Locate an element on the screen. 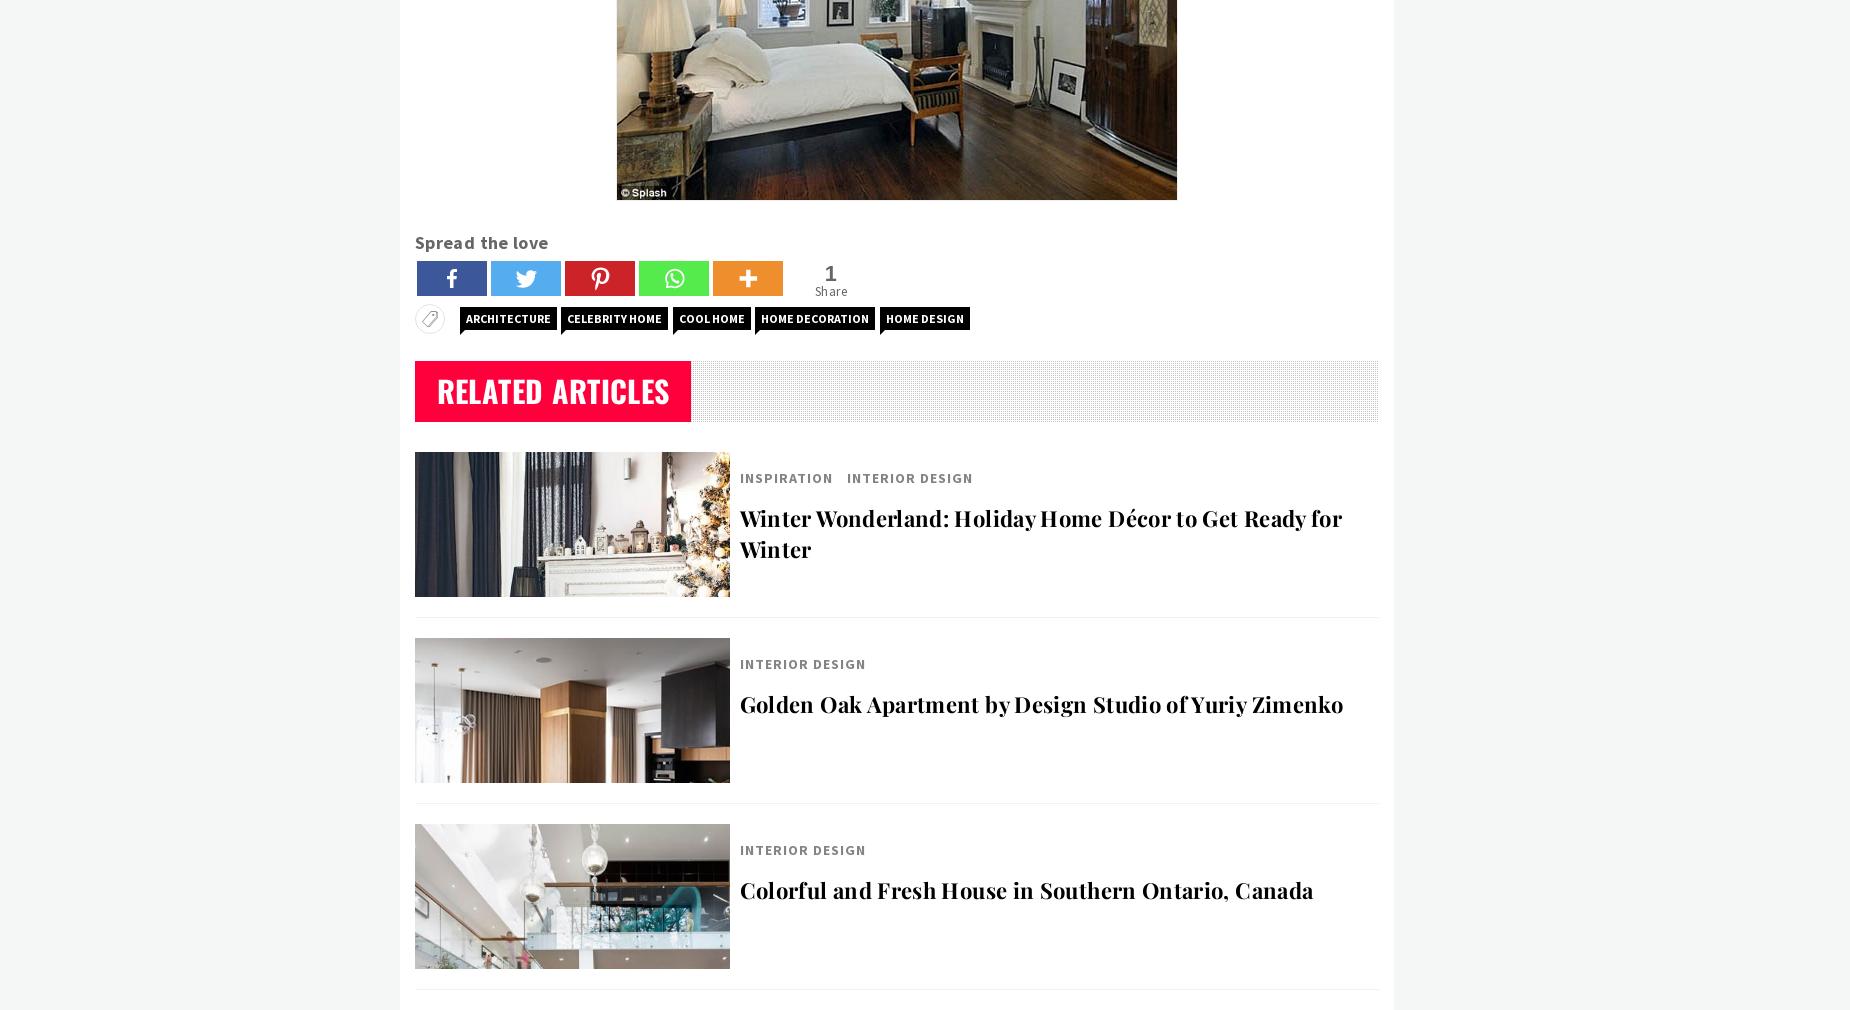 This screenshot has width=1850, height=1010. 'Celebrity home' is located at coordinates (614, 318).